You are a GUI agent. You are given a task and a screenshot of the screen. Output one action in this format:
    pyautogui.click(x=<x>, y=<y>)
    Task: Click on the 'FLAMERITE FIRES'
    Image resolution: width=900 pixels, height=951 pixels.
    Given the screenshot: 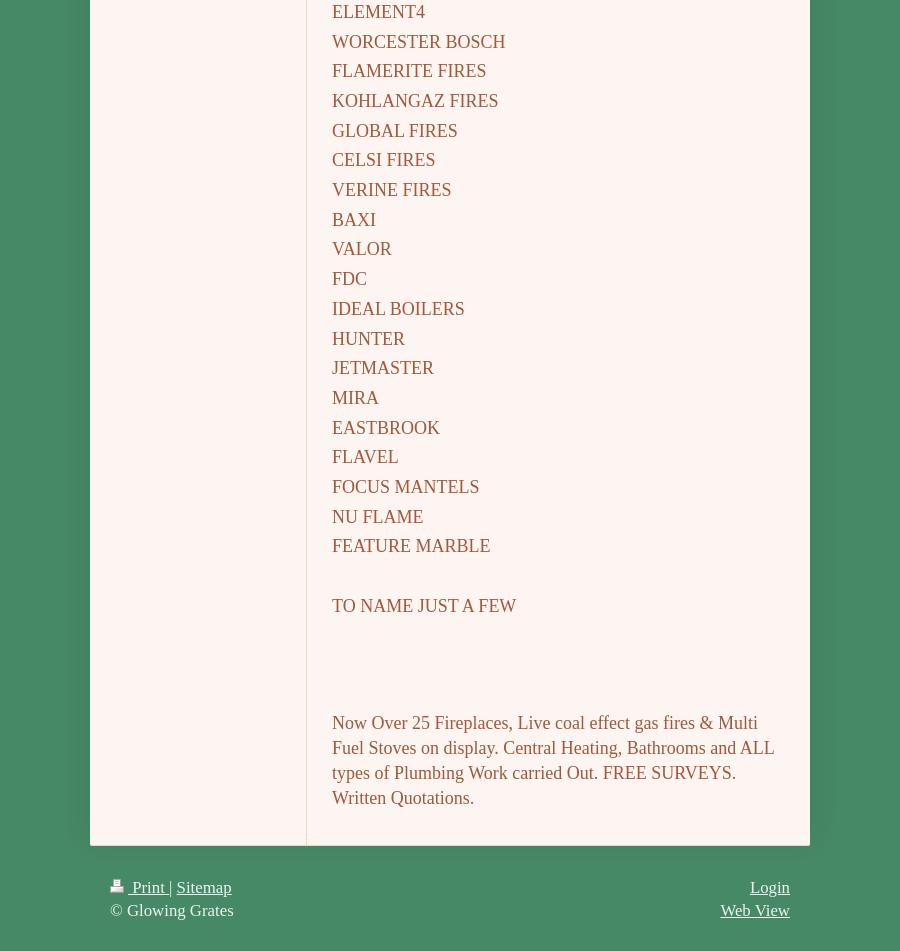 What is the action you would take?
    pyautogui.click(x=331, y=71)
    